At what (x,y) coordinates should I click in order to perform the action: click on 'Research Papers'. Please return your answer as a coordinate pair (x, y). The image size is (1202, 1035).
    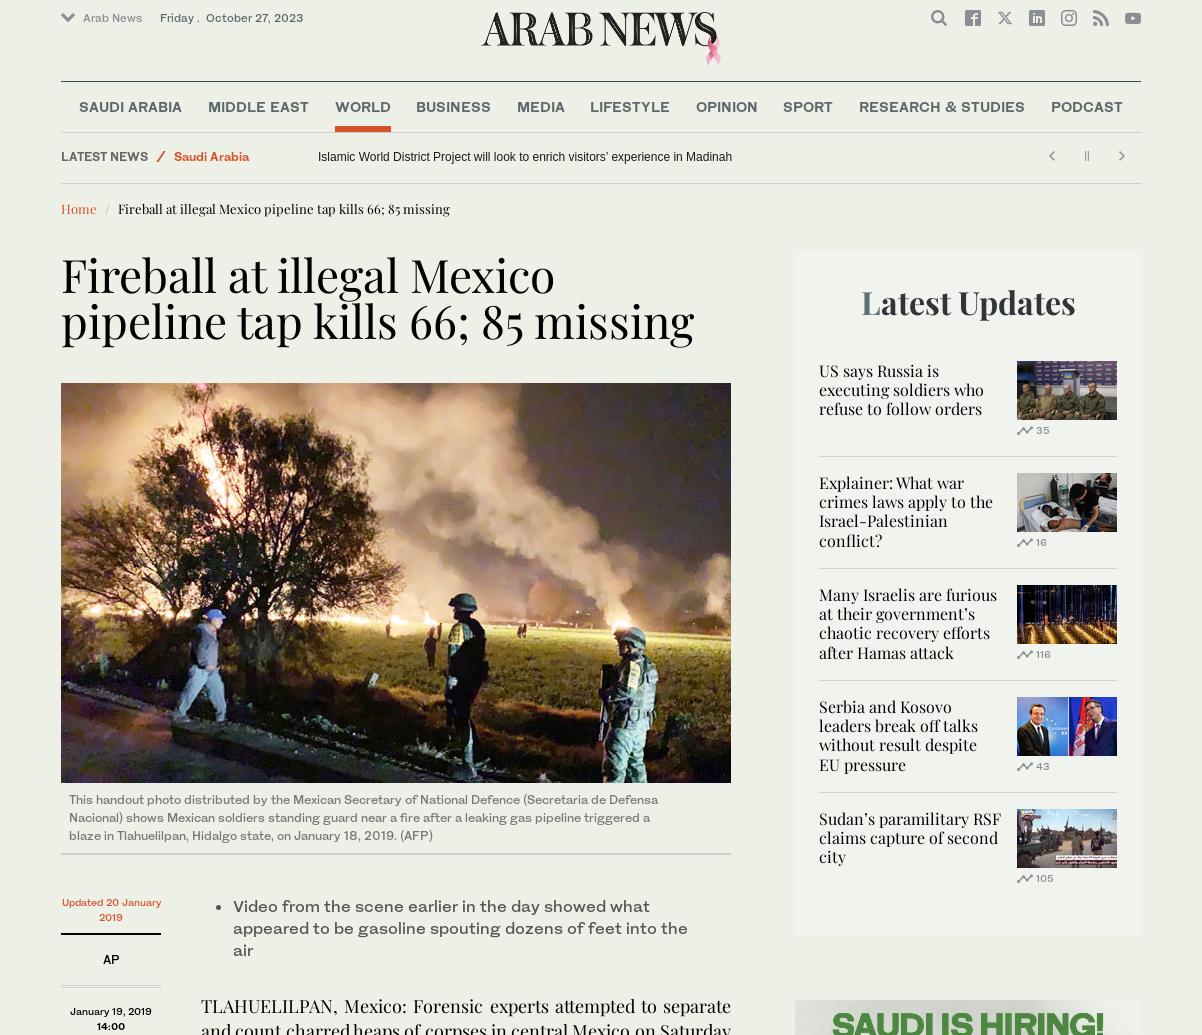
    Looking at the image, I should click on (682, 152).